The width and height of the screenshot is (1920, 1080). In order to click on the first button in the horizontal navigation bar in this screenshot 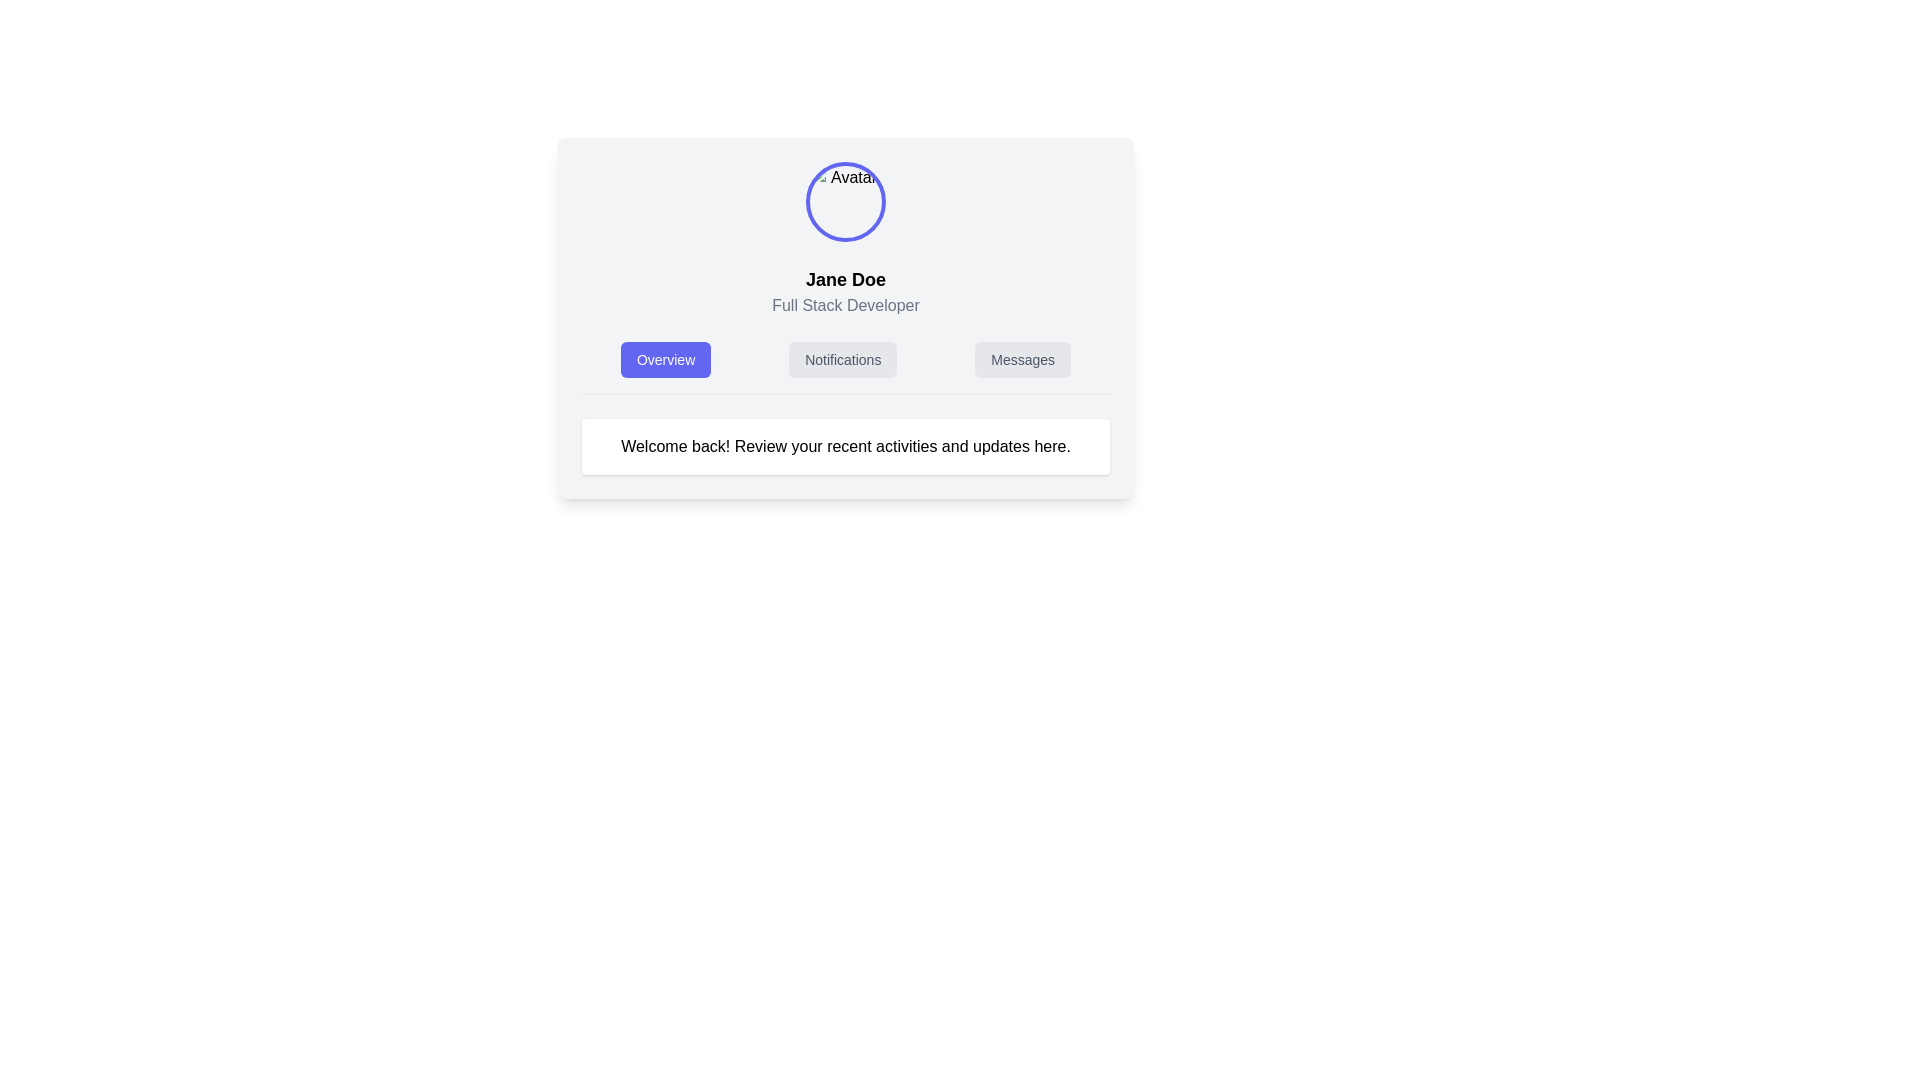, I will do `click(666, 358)`.